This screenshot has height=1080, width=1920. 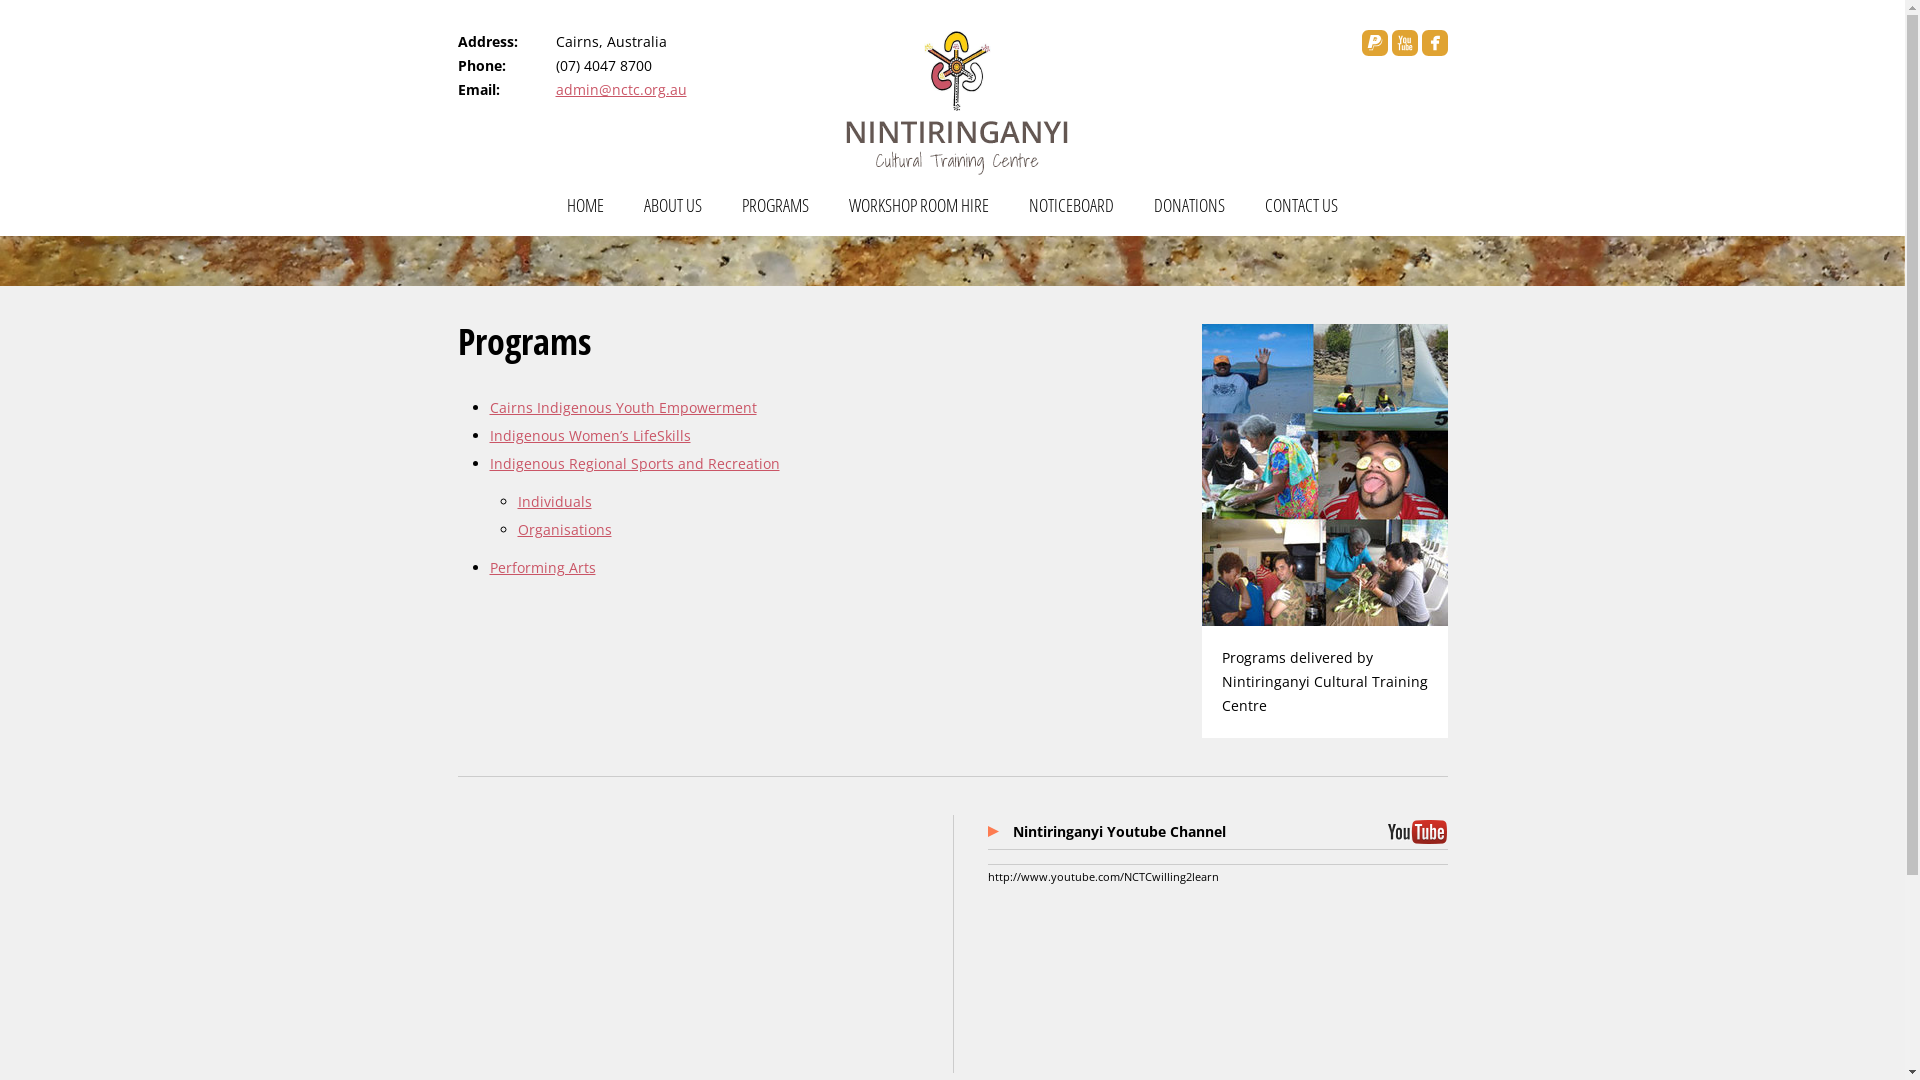 I want to click on 'HOME', so click(x=584, y=212).